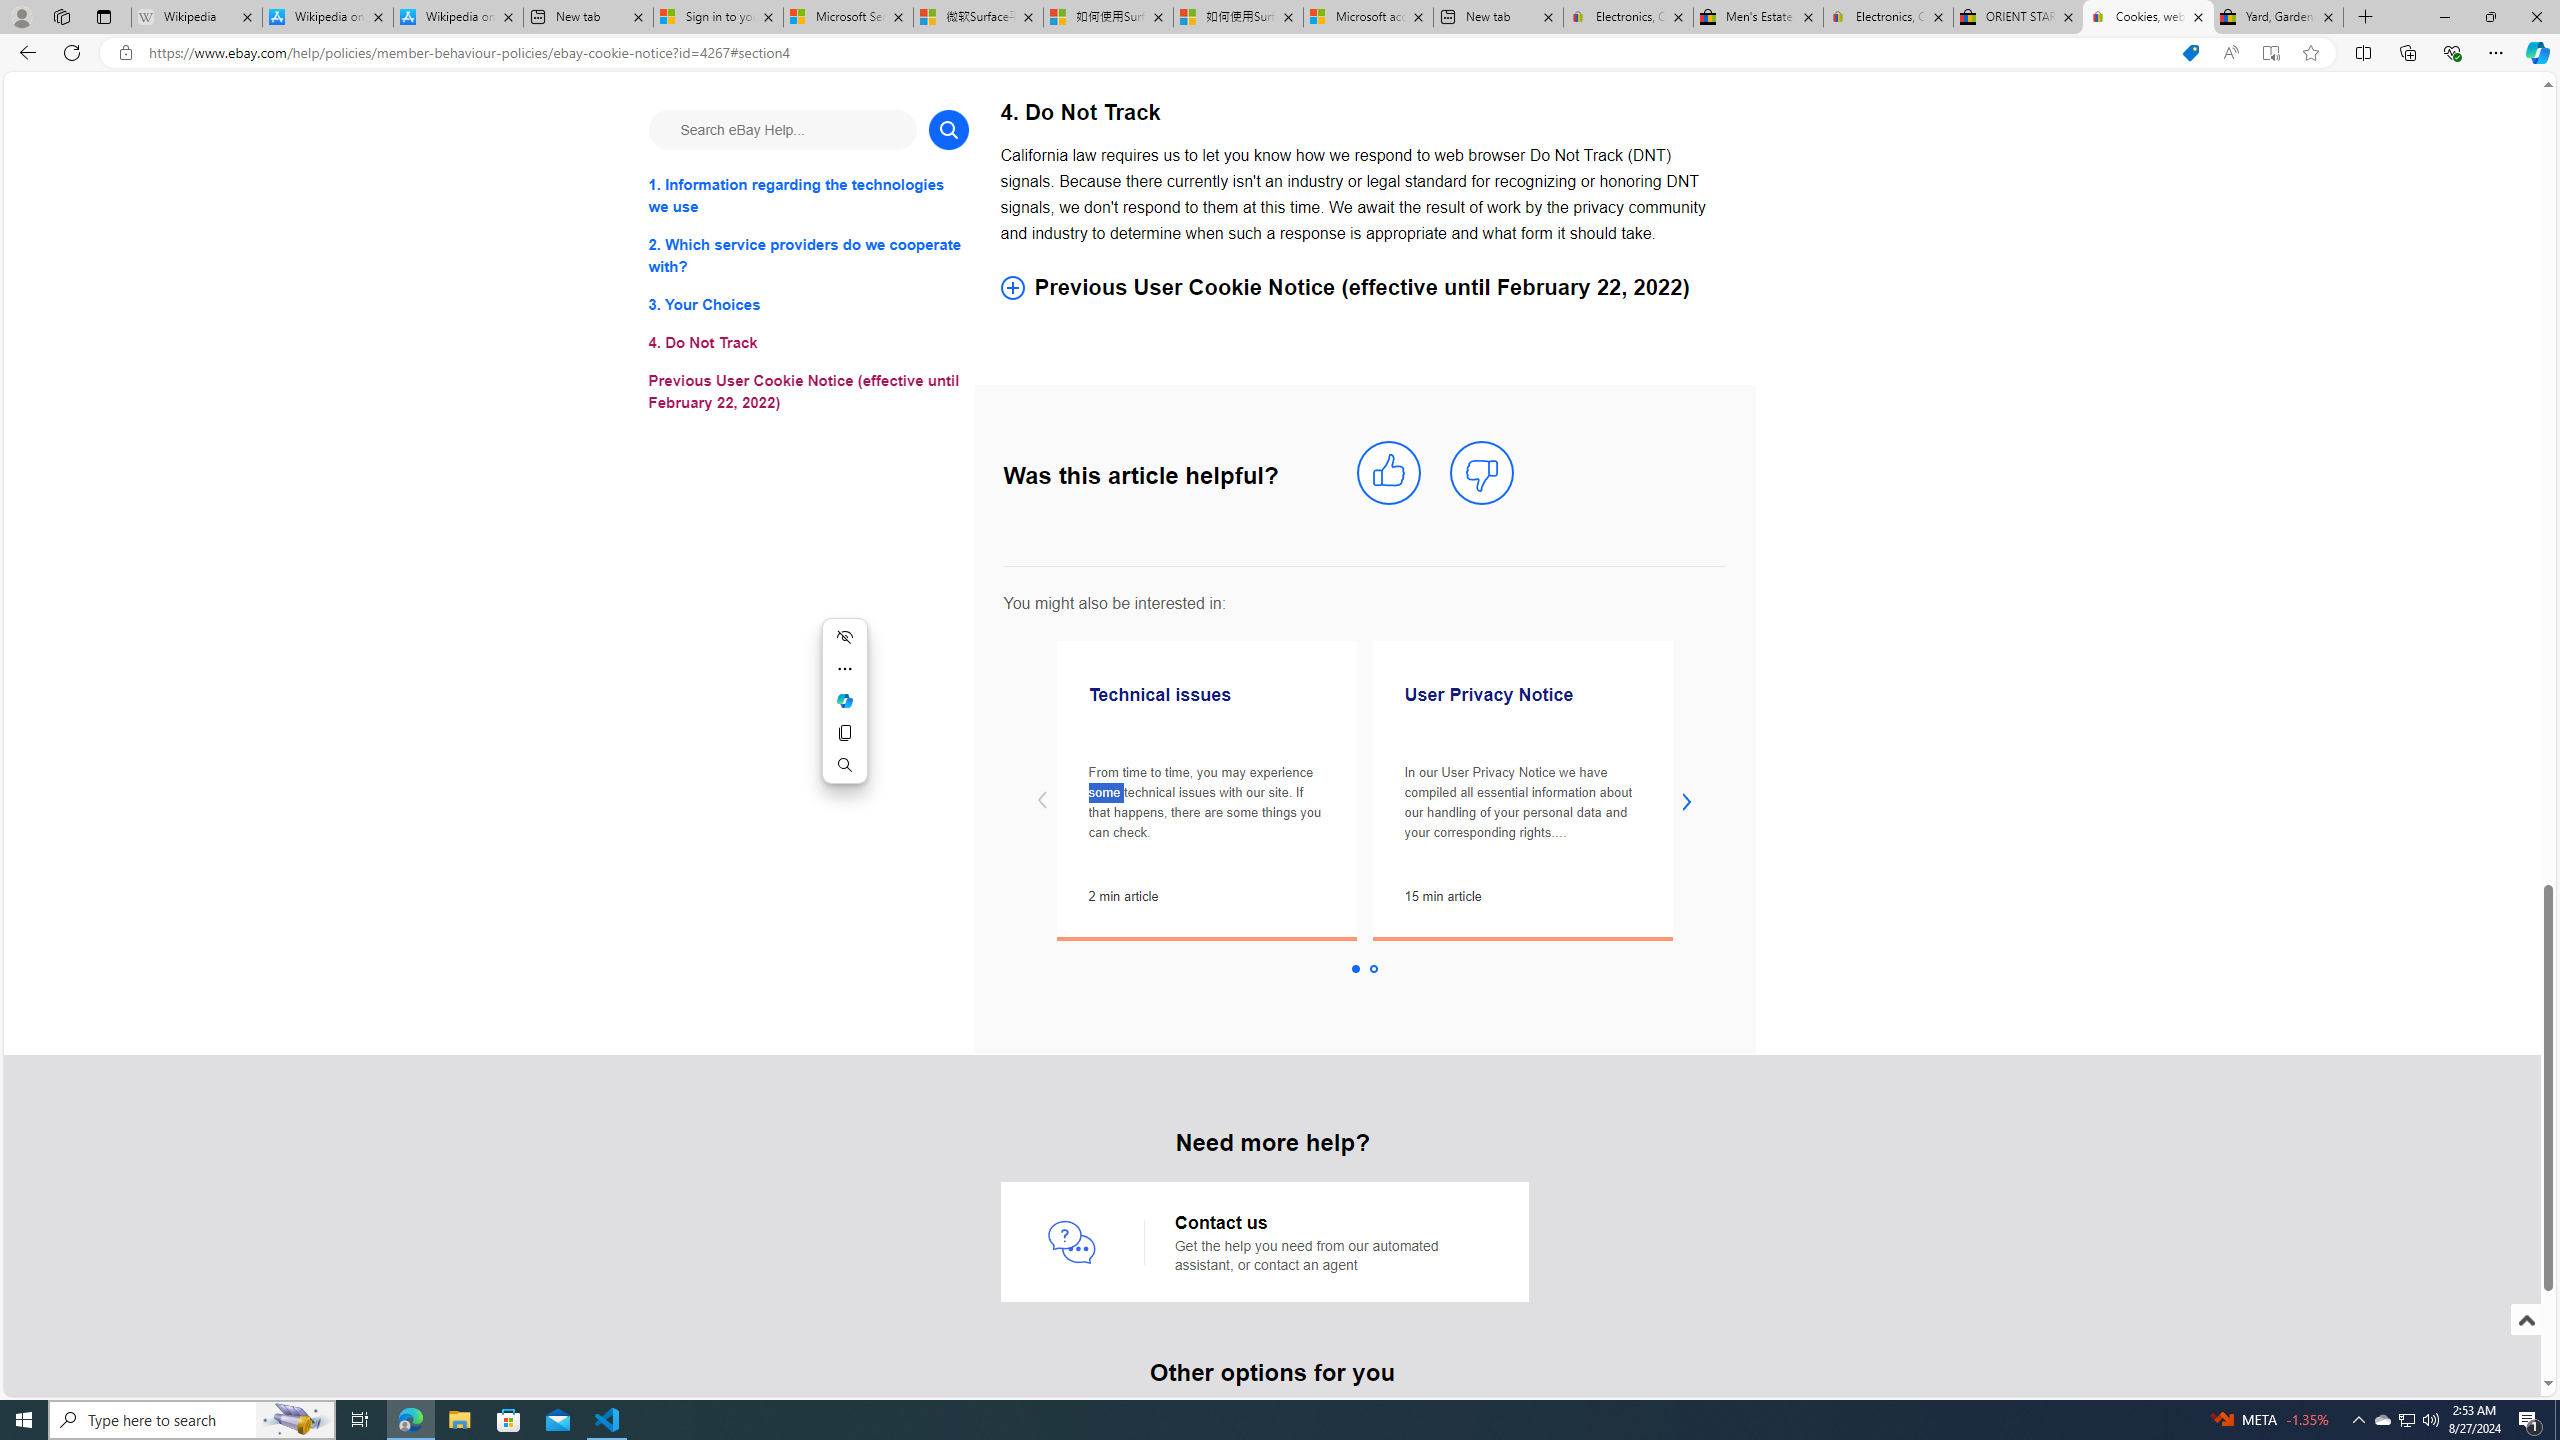 This screenshot has width=2560, height=1440. Describe the element at coordinates (1687, 800) in the screenshot. I see `'next slide'` at that location.